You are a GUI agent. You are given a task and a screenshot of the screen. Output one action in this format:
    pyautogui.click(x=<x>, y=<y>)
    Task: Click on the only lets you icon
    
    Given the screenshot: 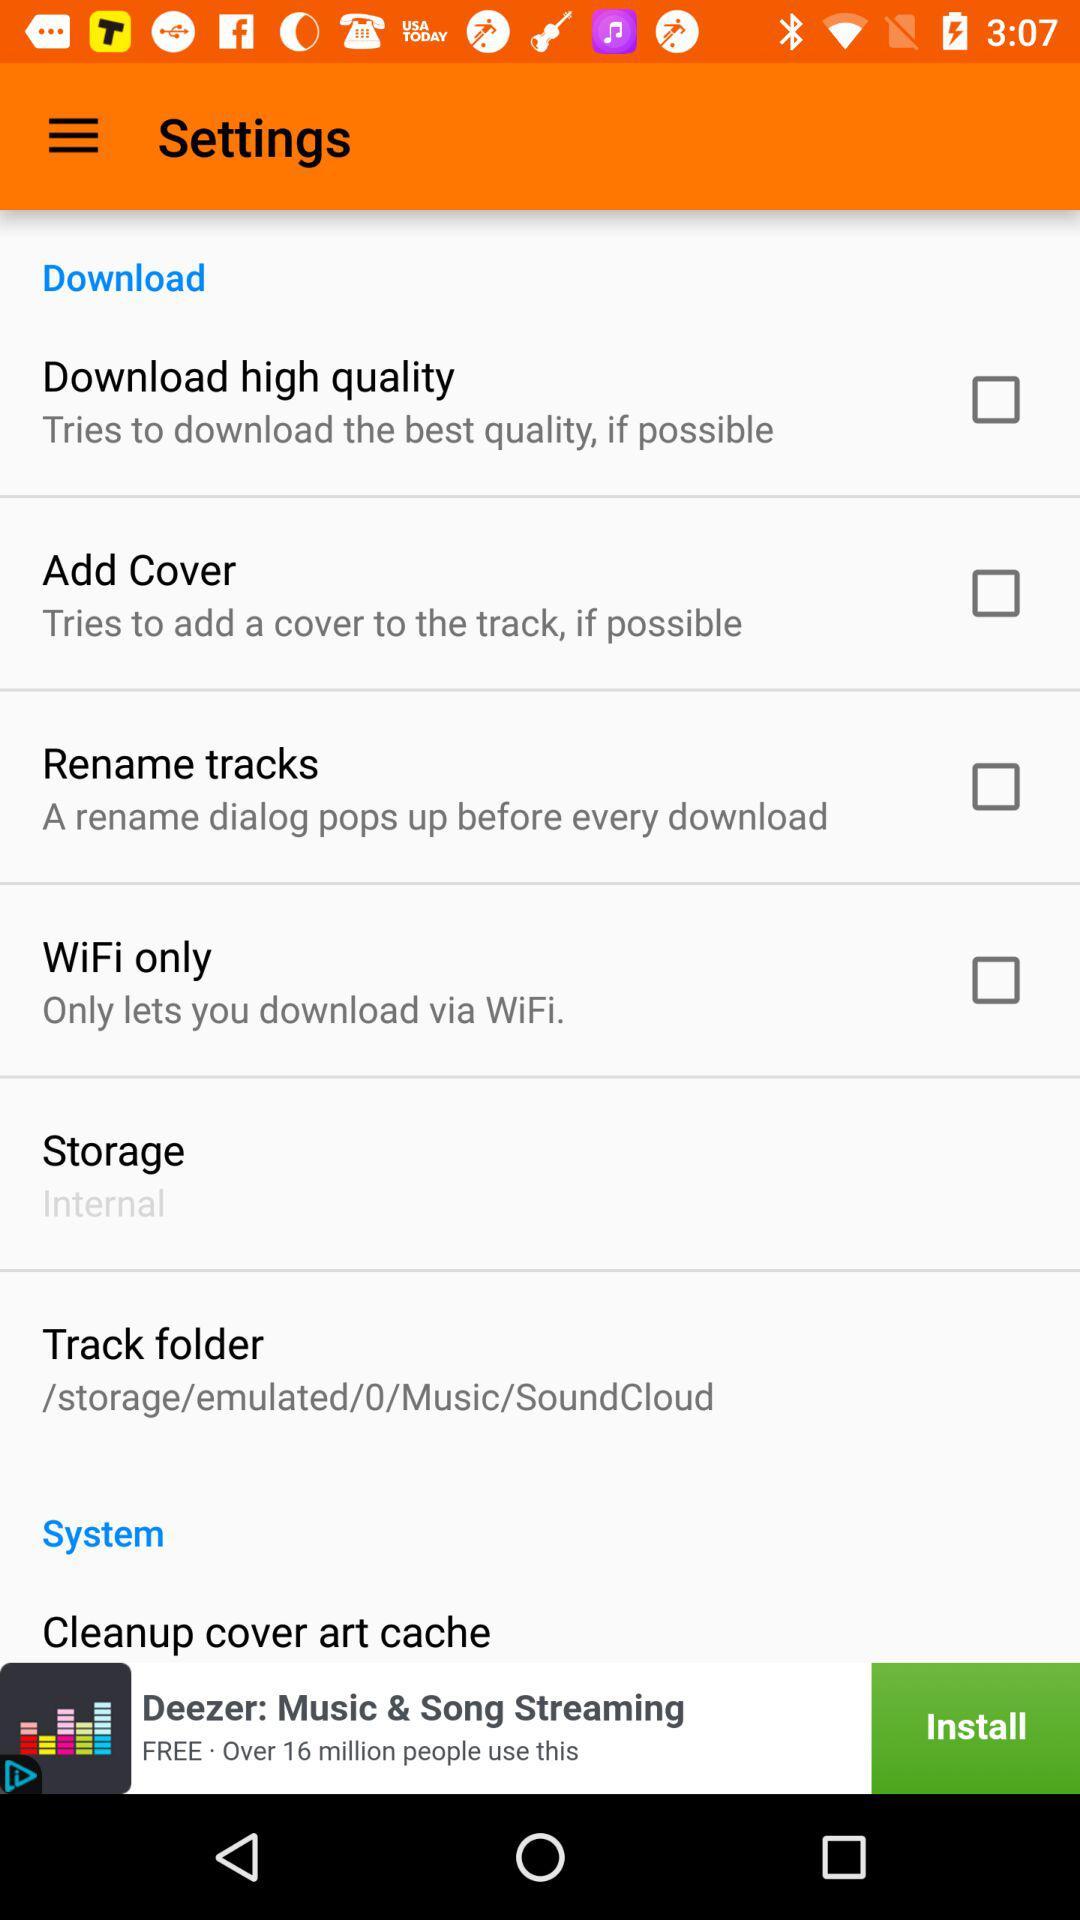 What is the action you would take?
    pyautogui.click(x=303, y=1008)
    